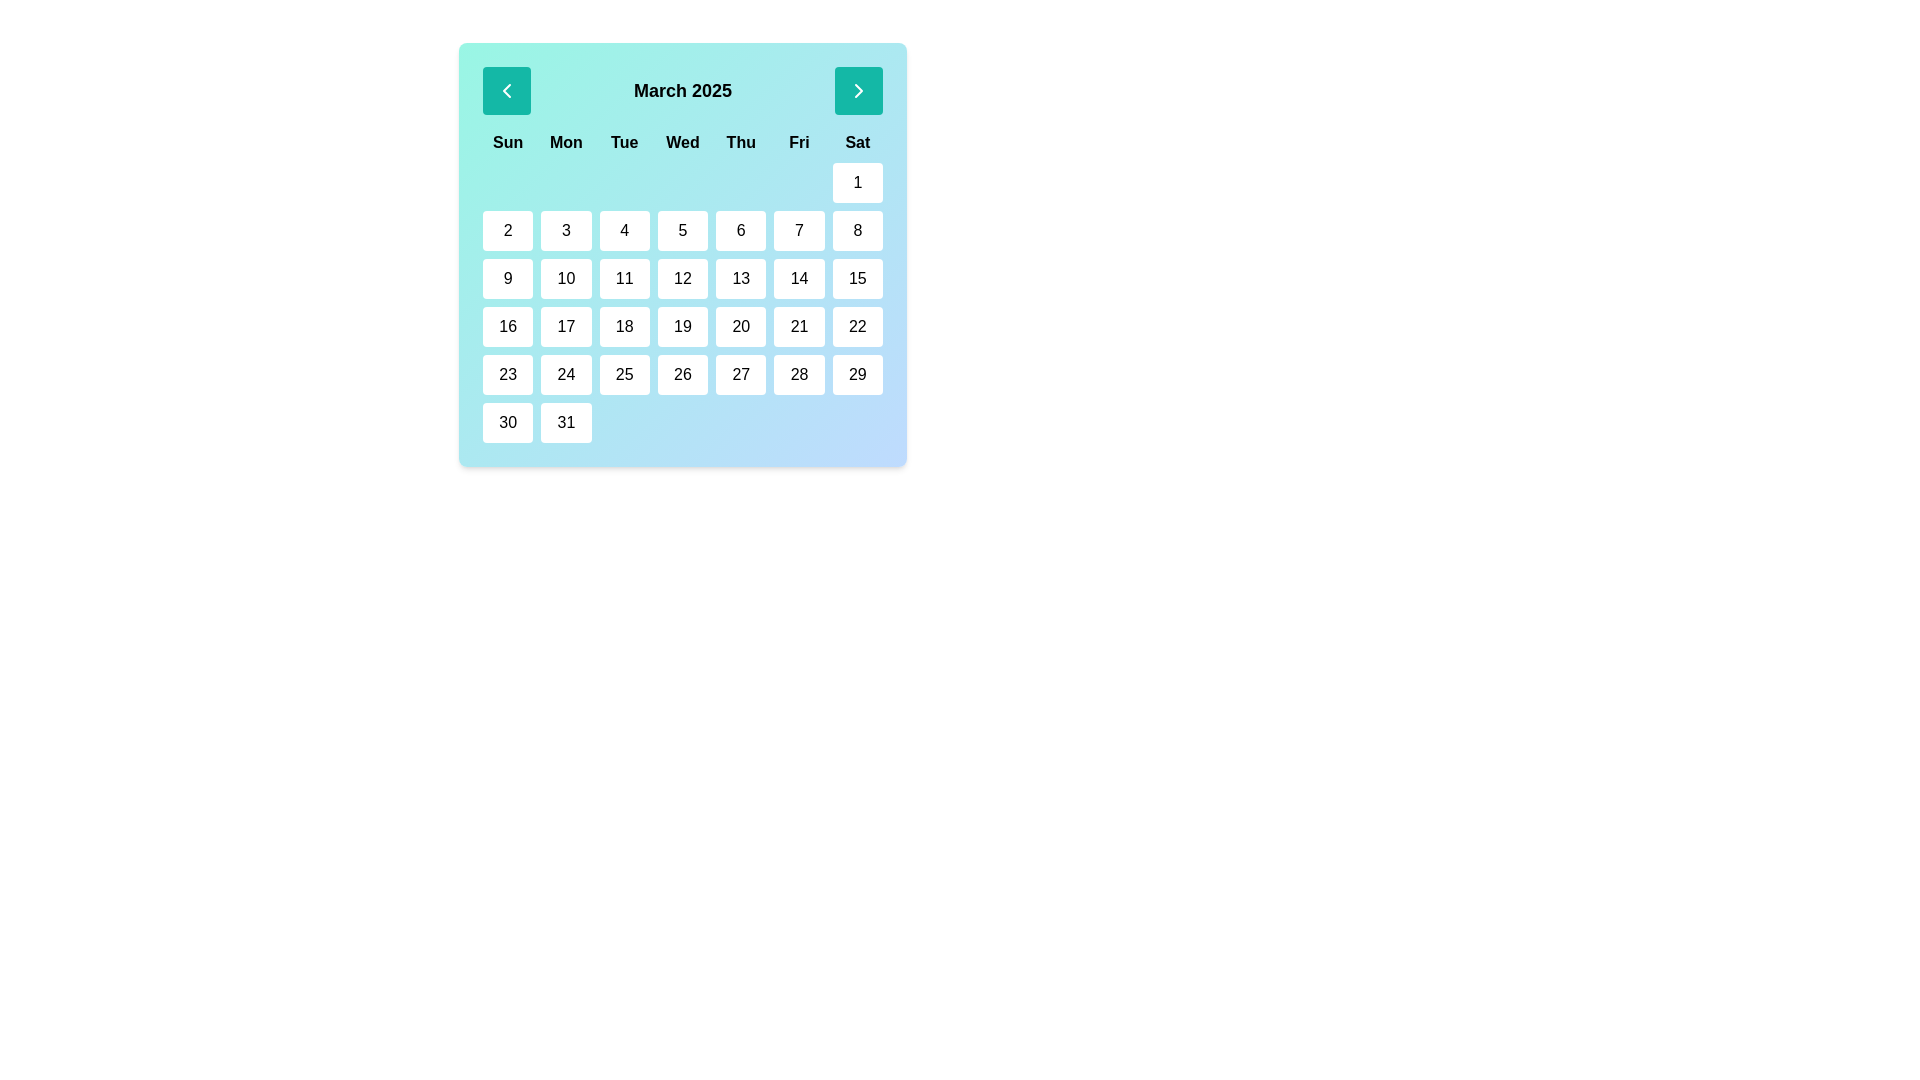 The height and width of the screenshot is (1080, 1920). What do you see at coordinates (508, 230) in the screenshot?
I see `the calendar date button representing '2', located in the first row and second column of the calendar grid` at bounding box center [508, 230].